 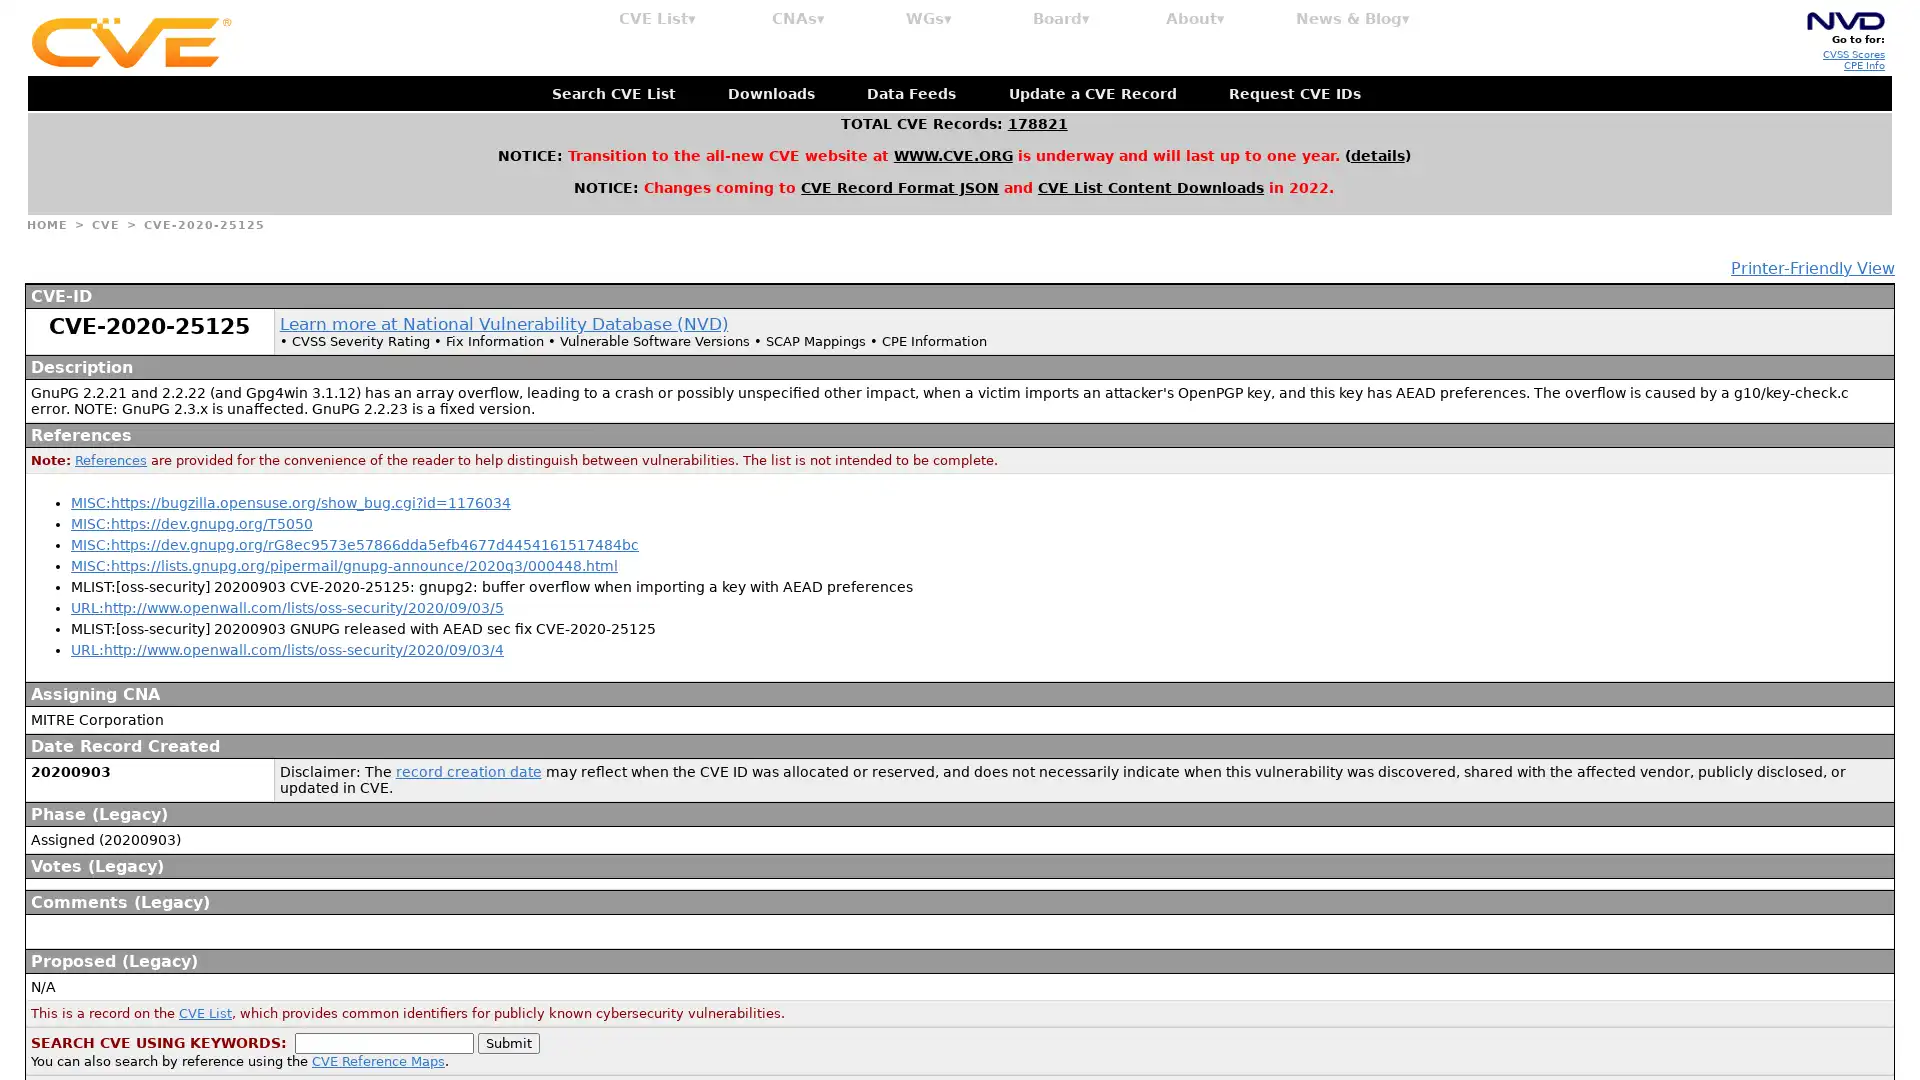 I want to click on CVE List, so click(x=657, y=19).